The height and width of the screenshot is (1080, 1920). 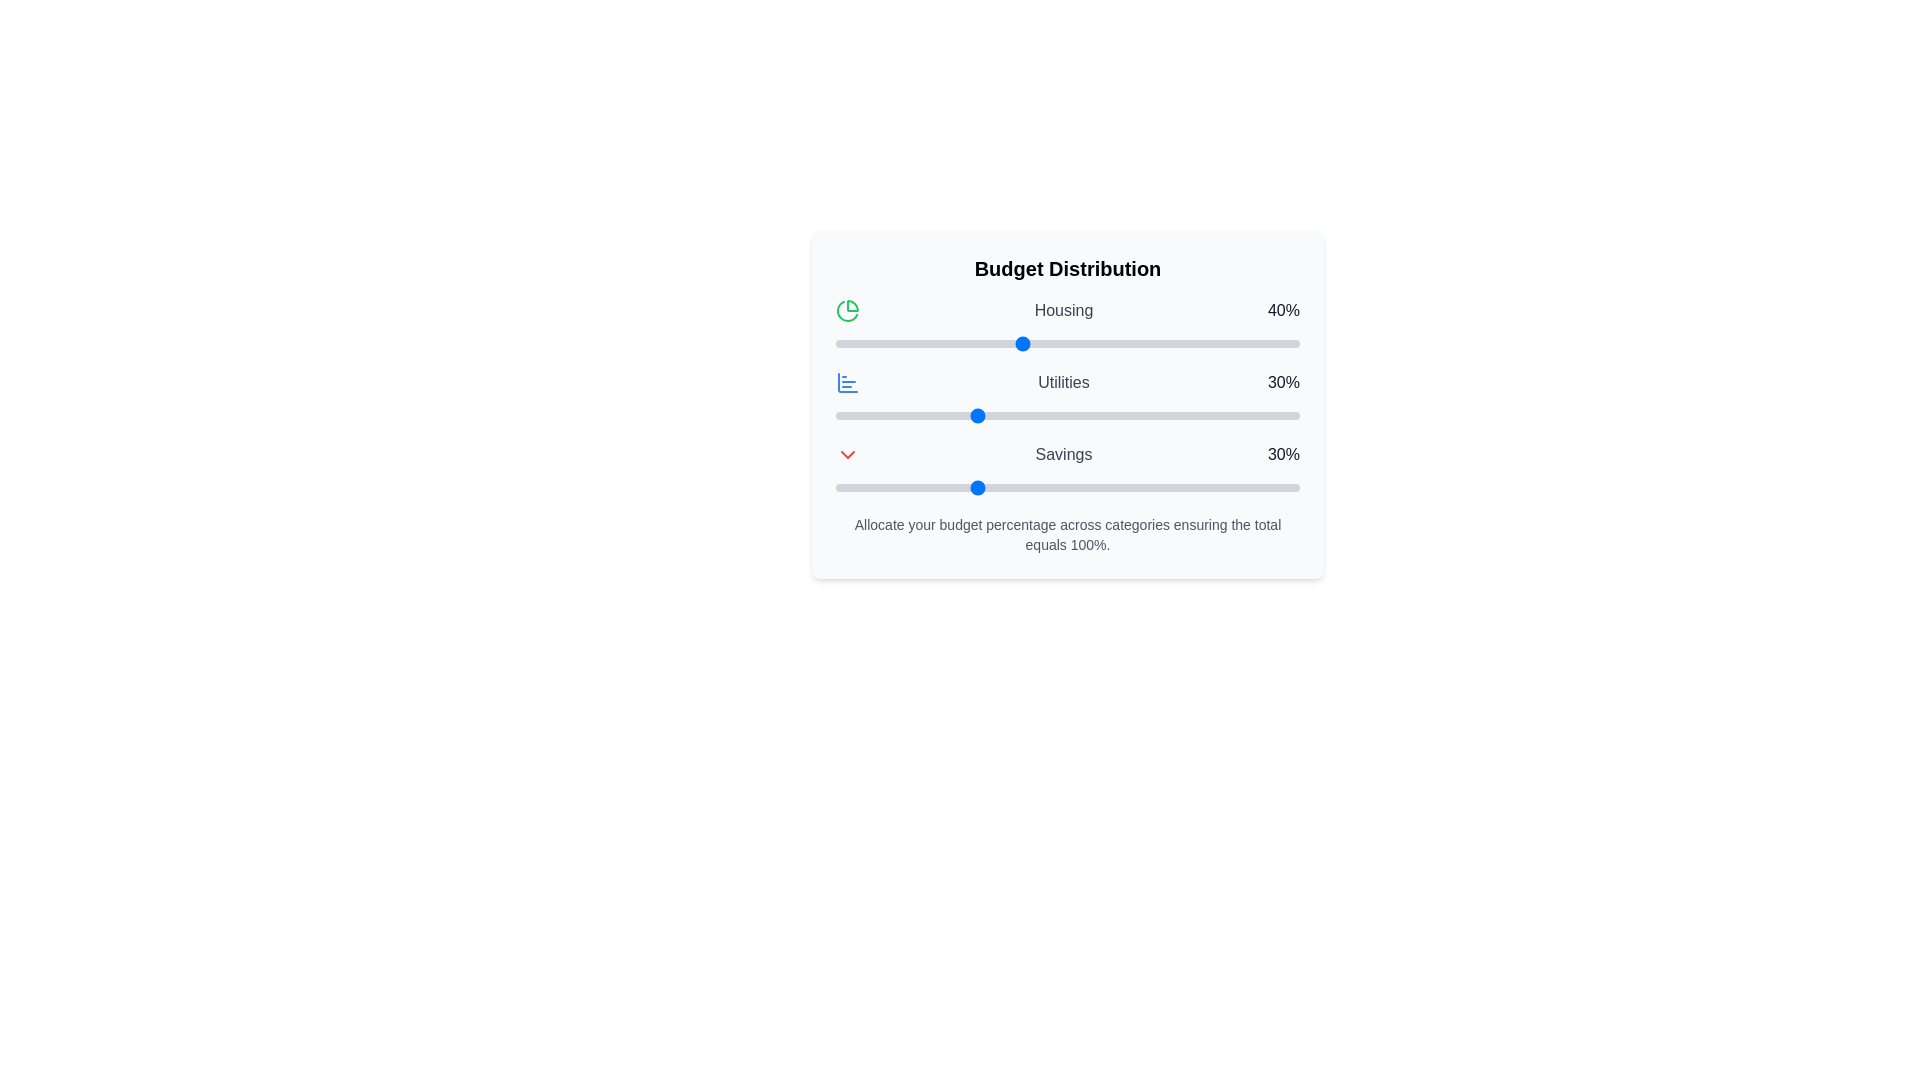 What do you see at coordinates (1067, 398) in the screenshot?
I see `the slider in the 'Utilities' budget allocation section` at bounding box center [1067, 398].